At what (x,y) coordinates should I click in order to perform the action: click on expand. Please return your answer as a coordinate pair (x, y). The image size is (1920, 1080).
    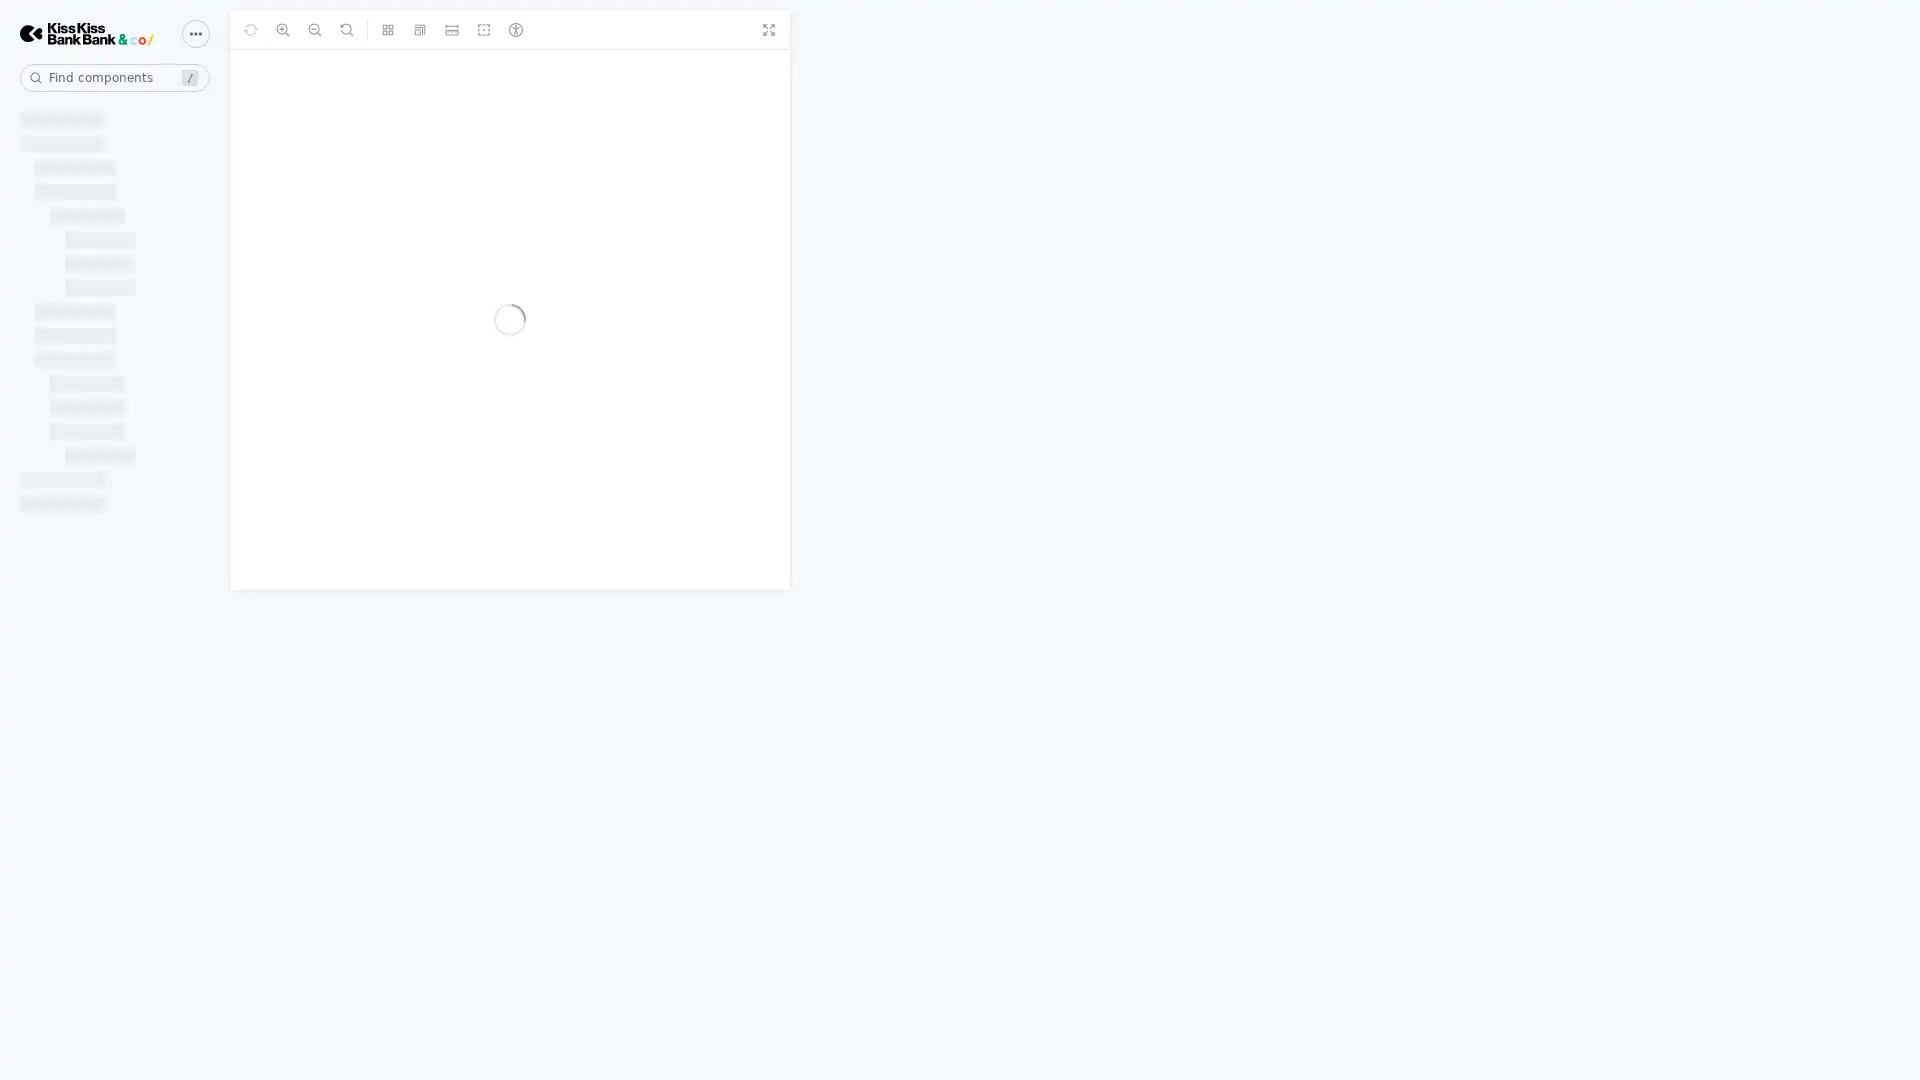
    Looking at the image, I should click on (200, 524).